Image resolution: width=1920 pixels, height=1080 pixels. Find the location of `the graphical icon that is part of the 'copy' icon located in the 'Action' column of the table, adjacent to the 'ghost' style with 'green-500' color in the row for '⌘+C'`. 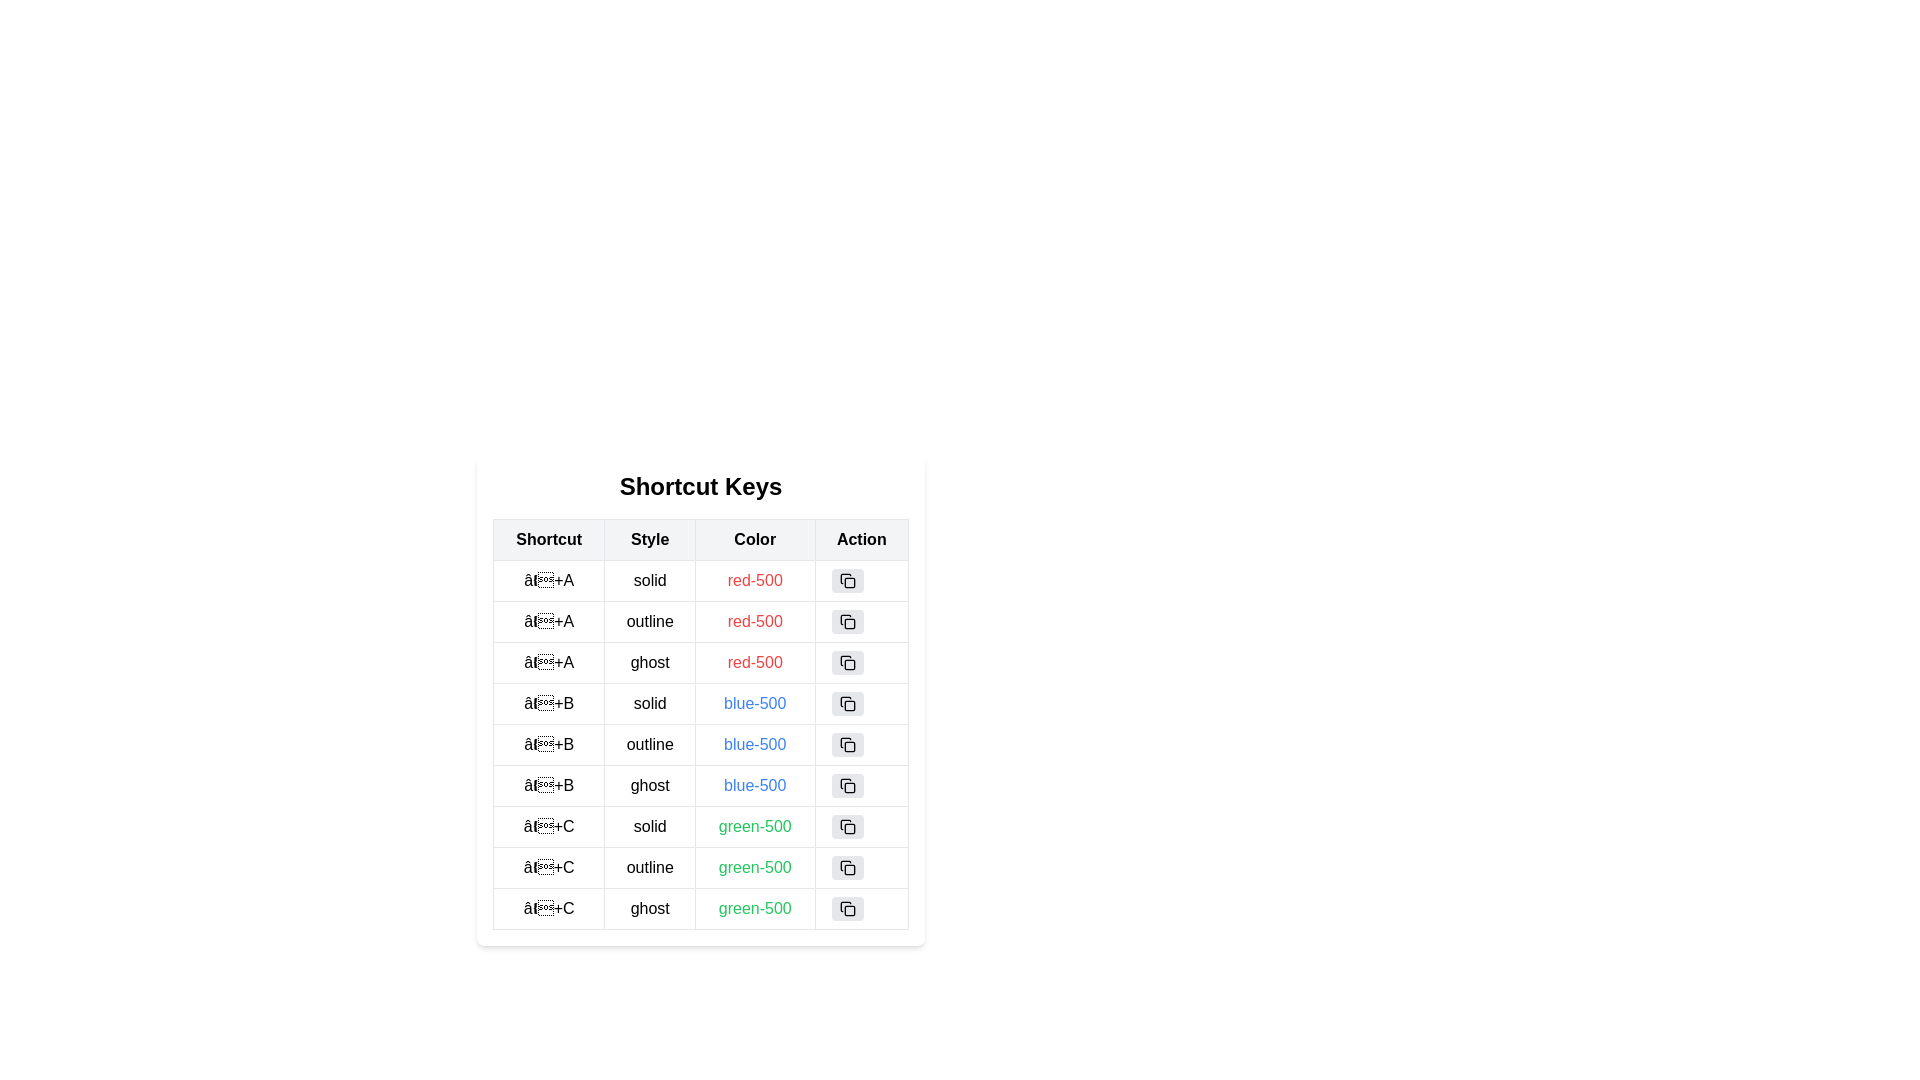

the graphical icon that is part of the 'copy' icon located in the 'Action' column of the table, adjacent to the 'ghost' style with 'green-500' color in the row for '⌘+C' is located at coordinates (849, 910).